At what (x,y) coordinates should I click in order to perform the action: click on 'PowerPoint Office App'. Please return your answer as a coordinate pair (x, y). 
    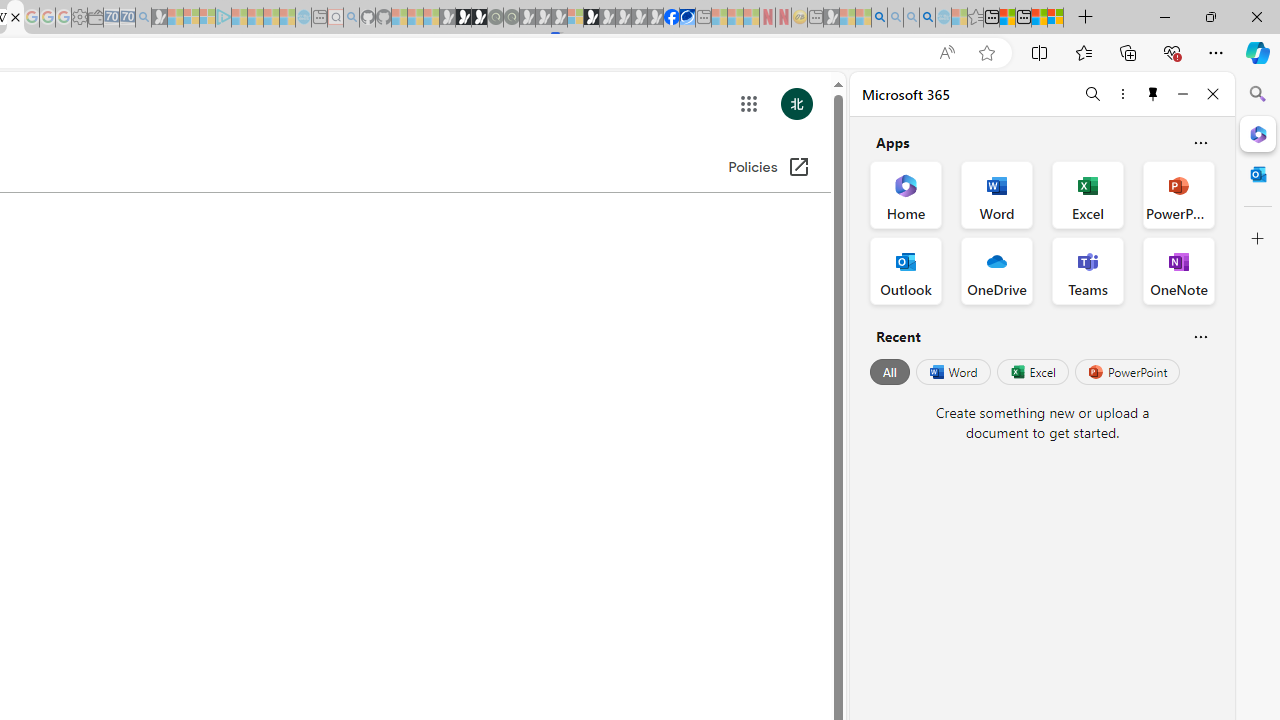
    Looking at the image, I should click on (1178, 195).